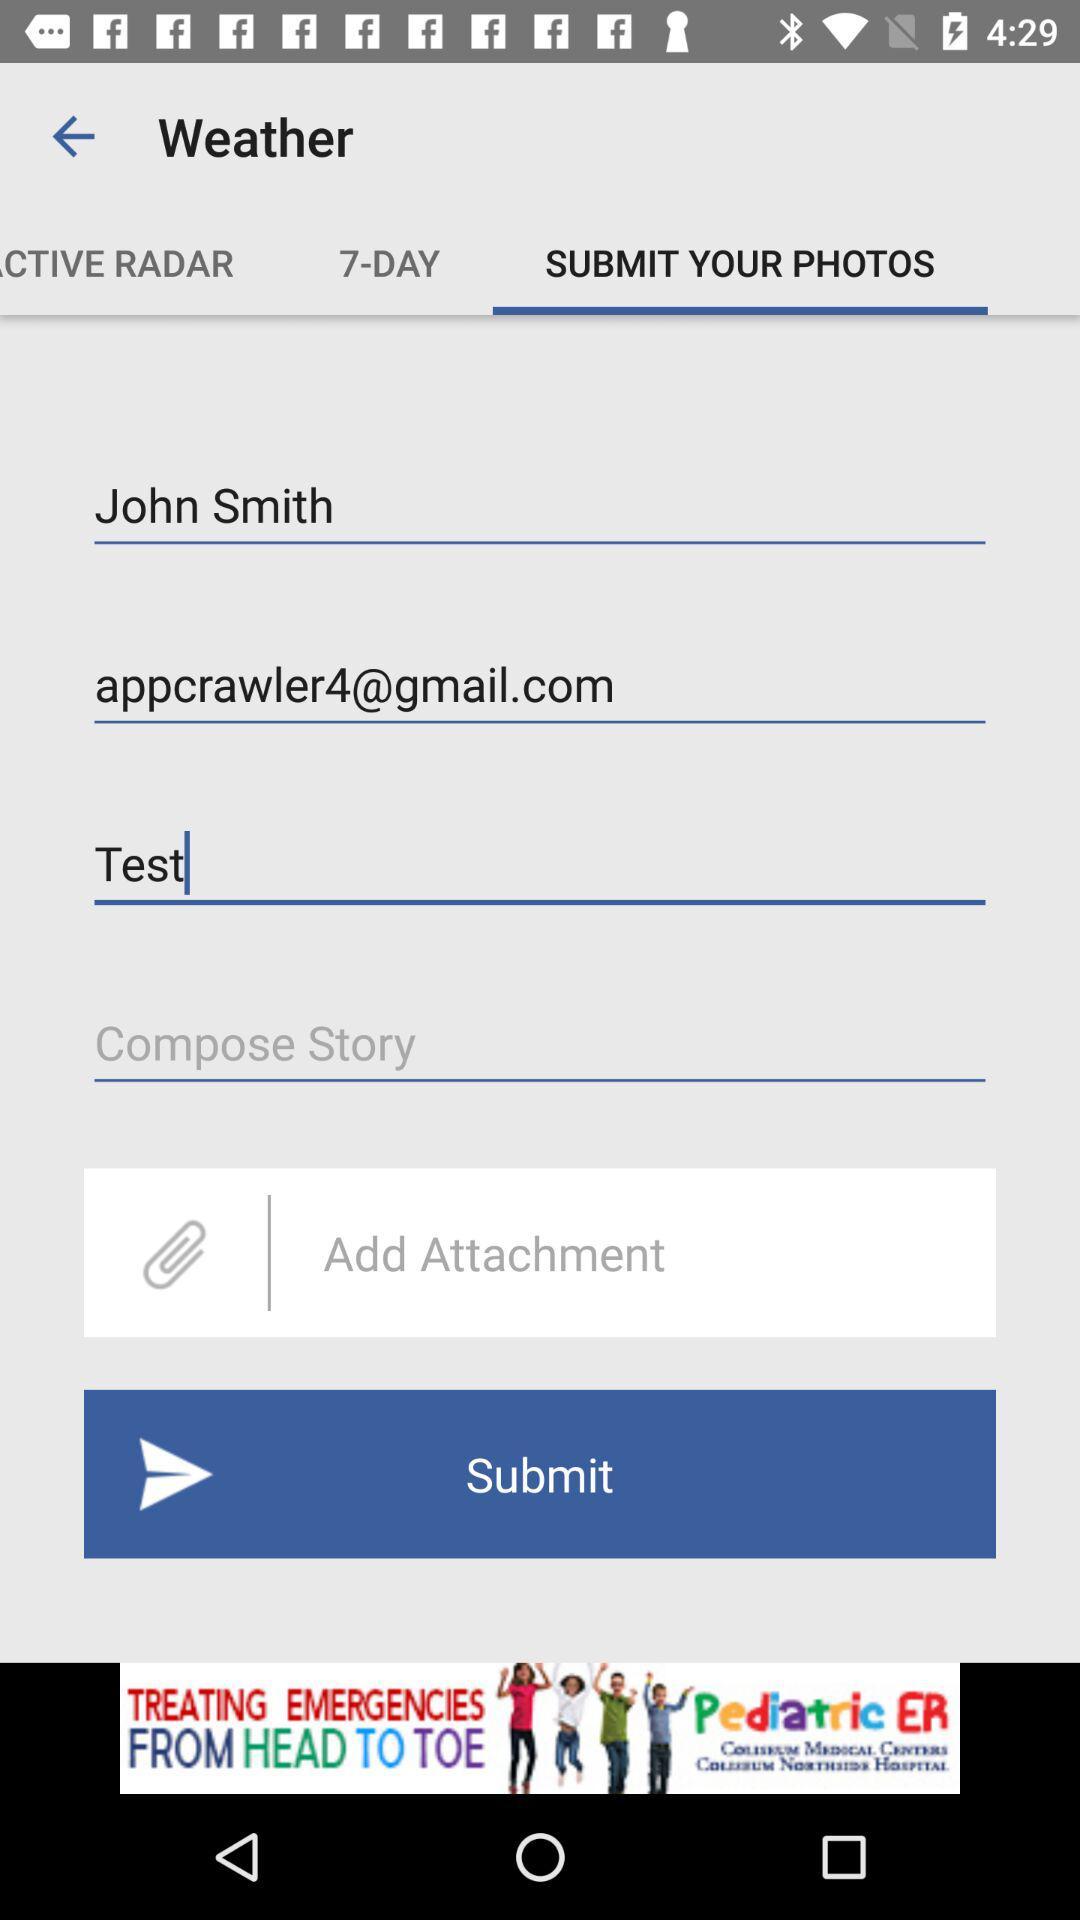 This screenshot has height=1920, width=1080. Describe the element at coordinates (540, 1042) in the screenshot. I see `words` at that location.